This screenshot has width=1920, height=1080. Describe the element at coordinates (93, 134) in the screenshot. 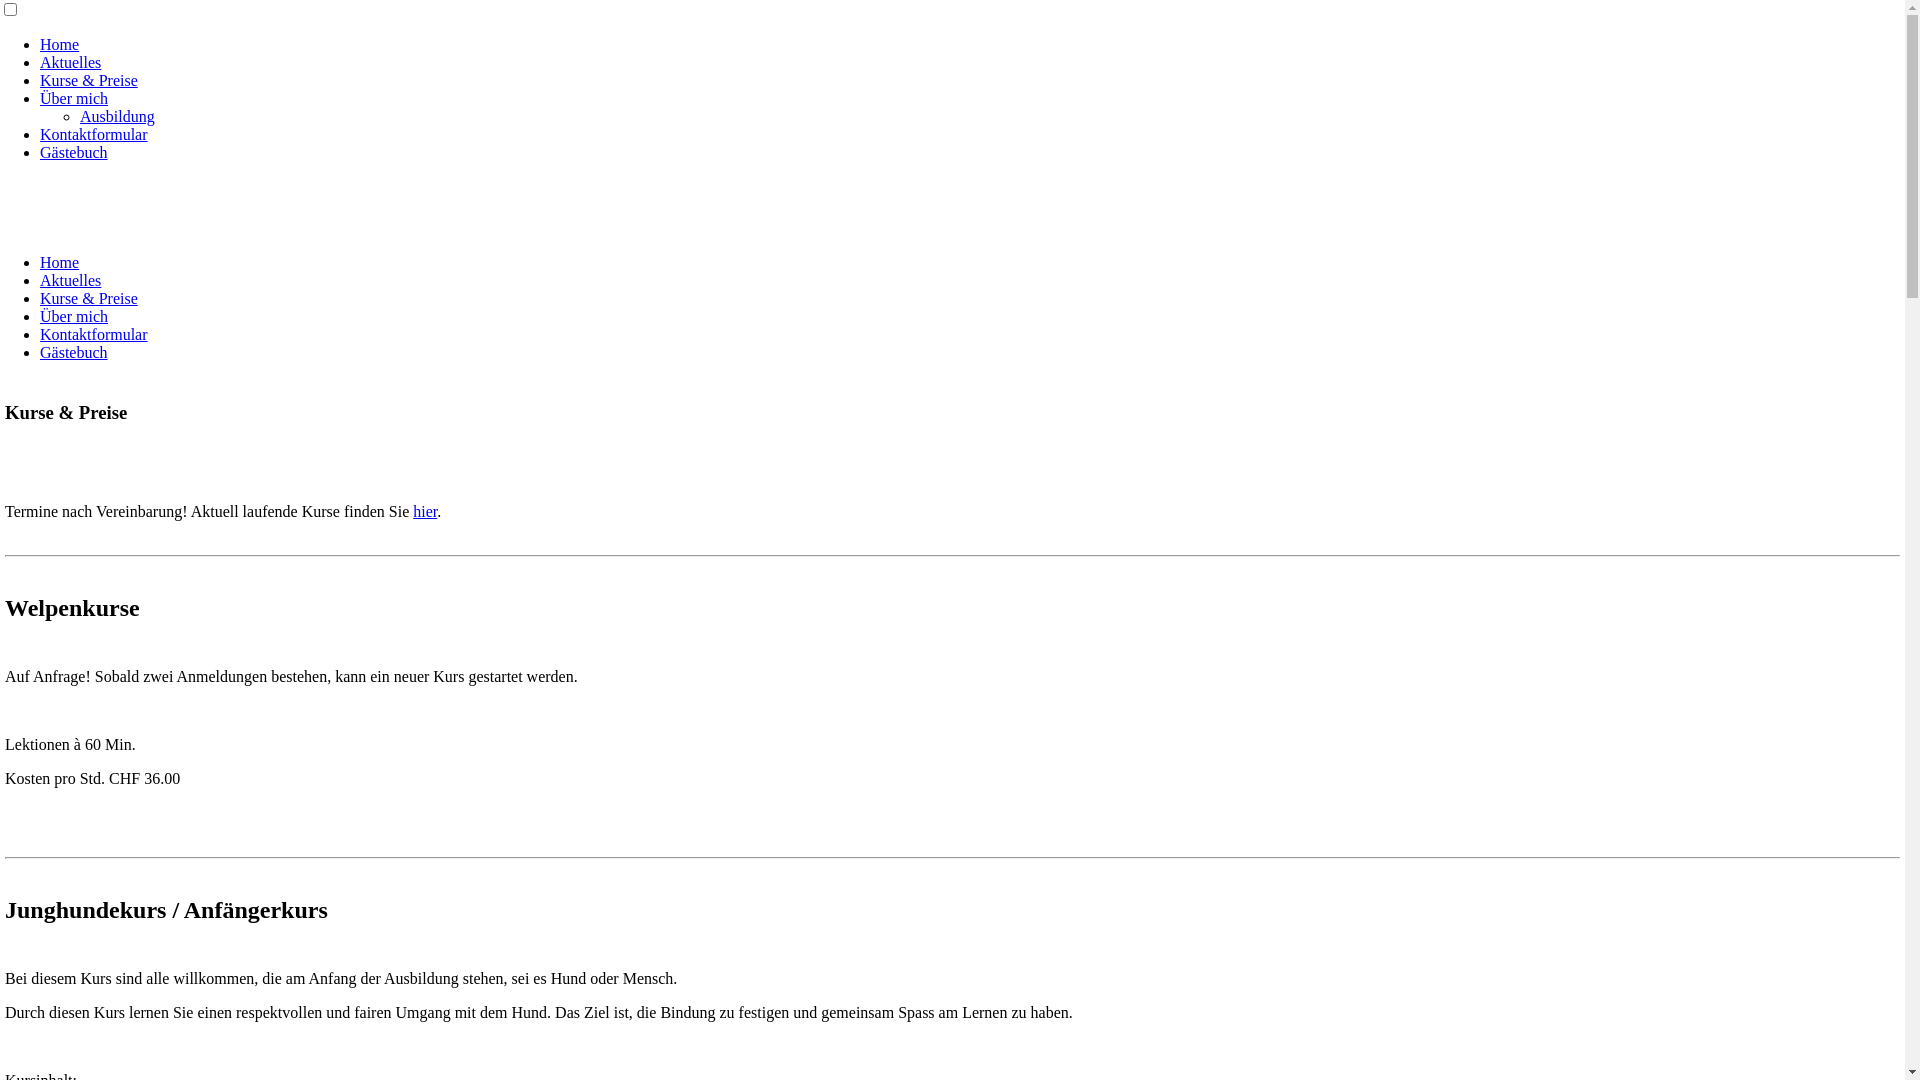

I see `'Kontaktformular'` at that location.